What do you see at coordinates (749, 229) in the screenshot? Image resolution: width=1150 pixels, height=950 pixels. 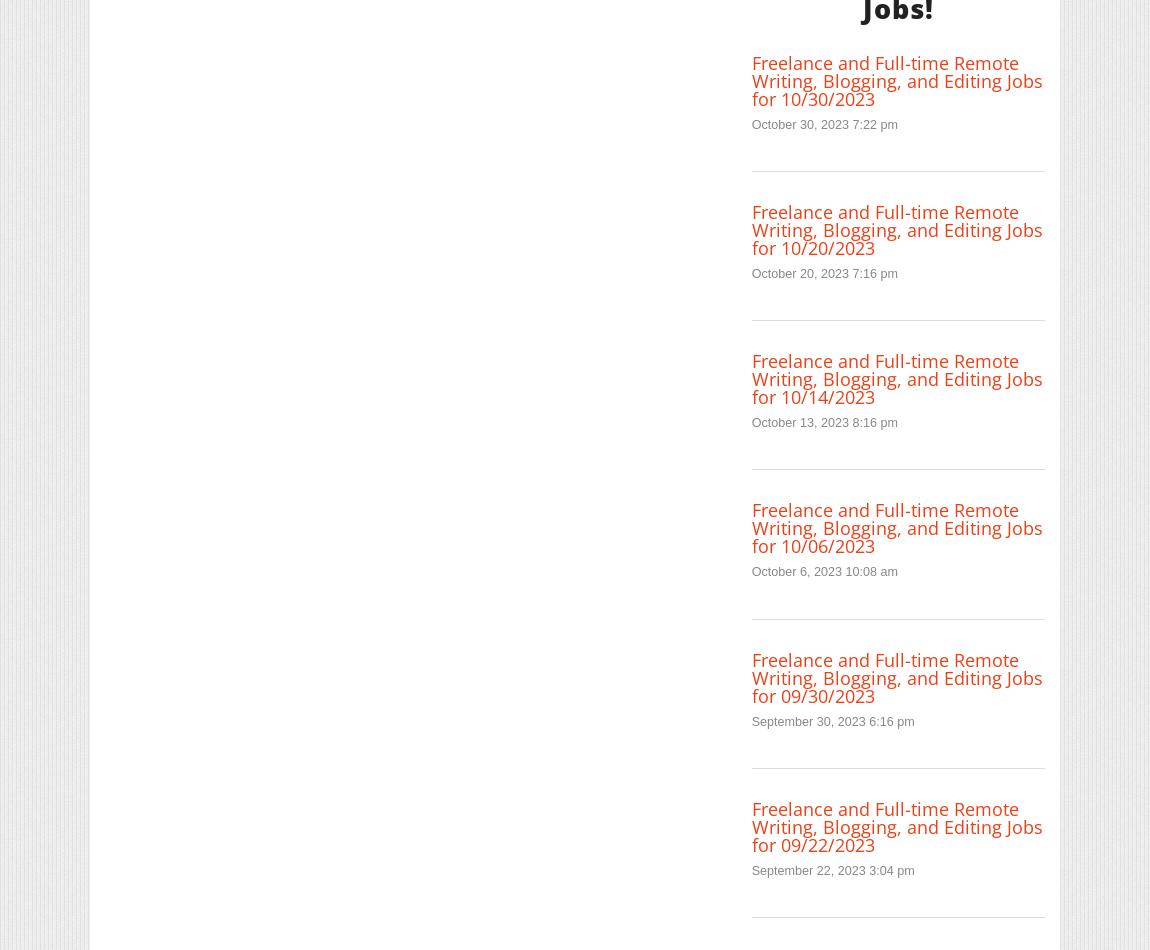 I see `'Freelance and Full-time Remote Writing, Blogging, and Editing Jobs for 10/20/2023'` at bounding box center [749, 229].